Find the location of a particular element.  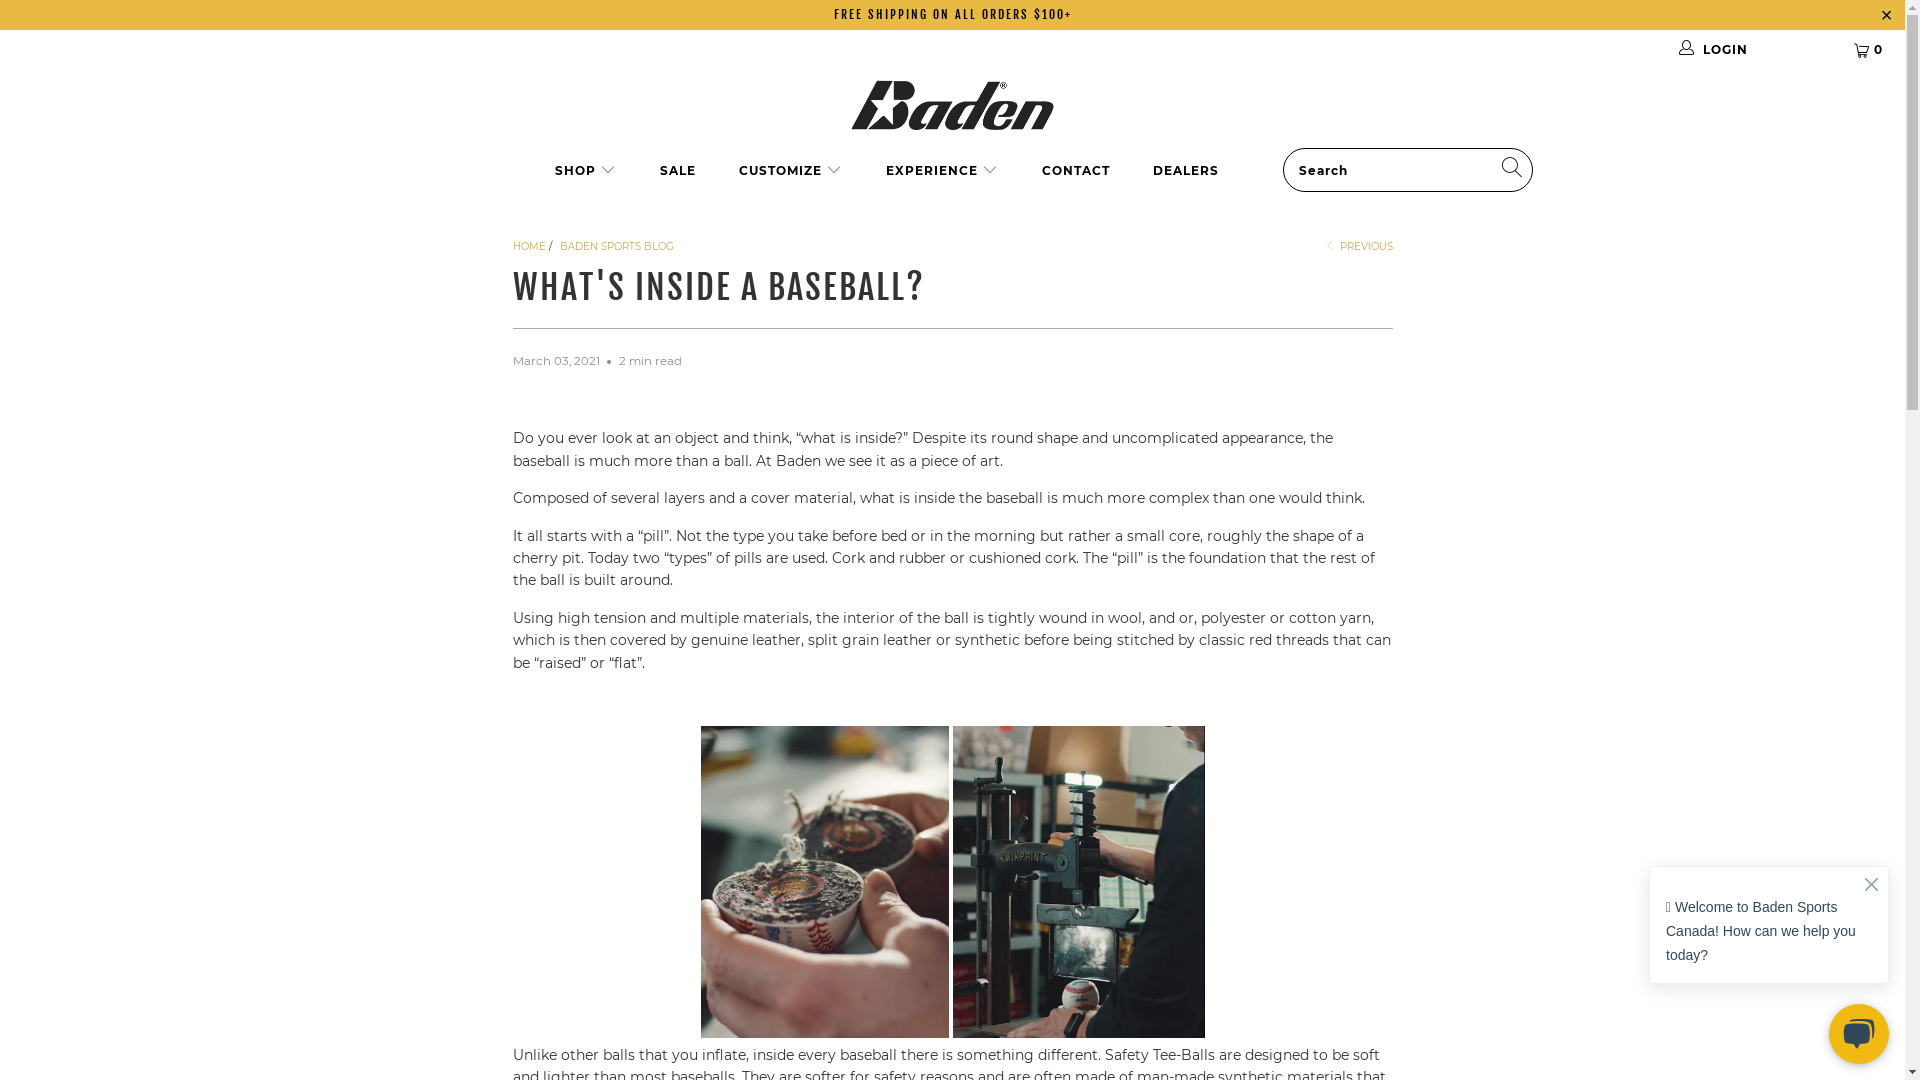

'BADEN SPORTS BLOG' is located at coordinates (616, 245).